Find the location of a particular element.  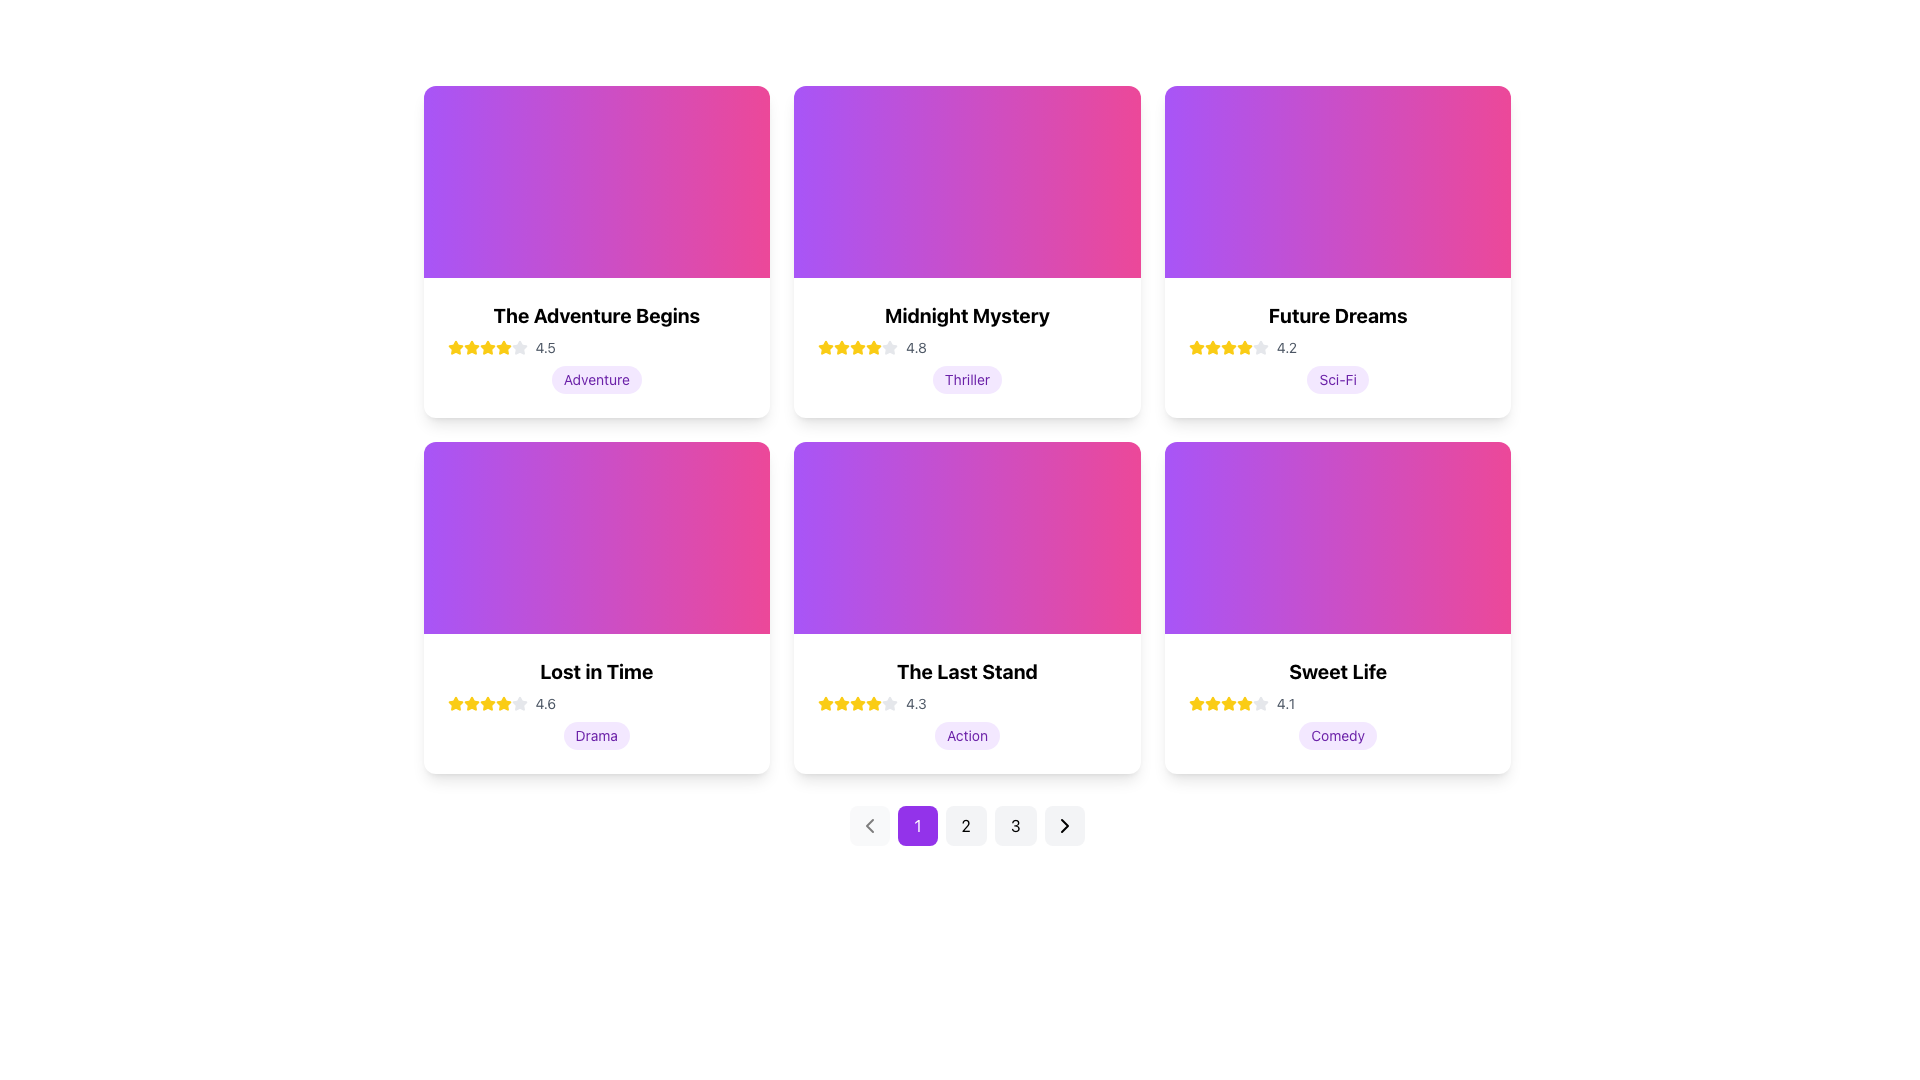

the fourth star icon in the five-star rating system for 'The Last Stand' card is located at coordinates (826, 702).